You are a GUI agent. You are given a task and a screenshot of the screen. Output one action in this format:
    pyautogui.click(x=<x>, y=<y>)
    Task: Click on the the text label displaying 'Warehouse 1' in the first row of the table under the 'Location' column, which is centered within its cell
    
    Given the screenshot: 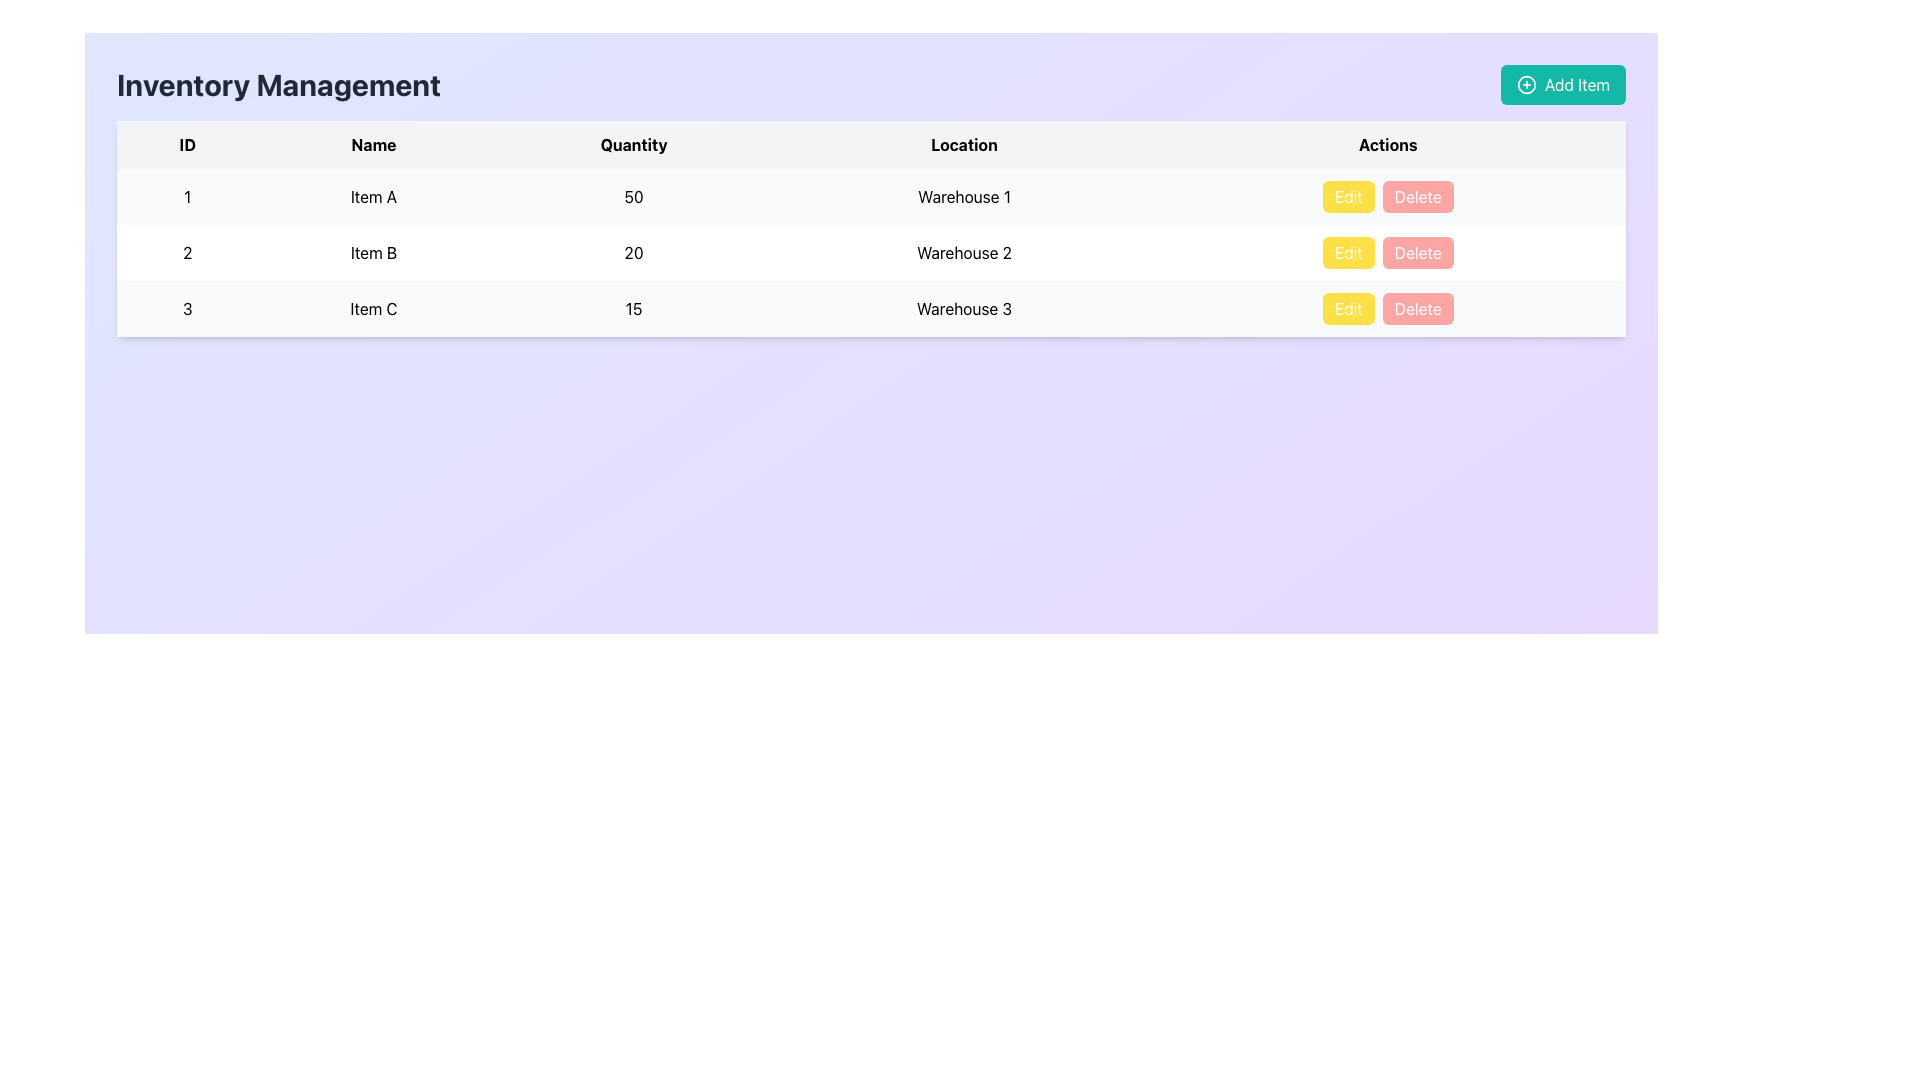 What is the action you would take?
    pyautogui.click(x=964, y=196)
    